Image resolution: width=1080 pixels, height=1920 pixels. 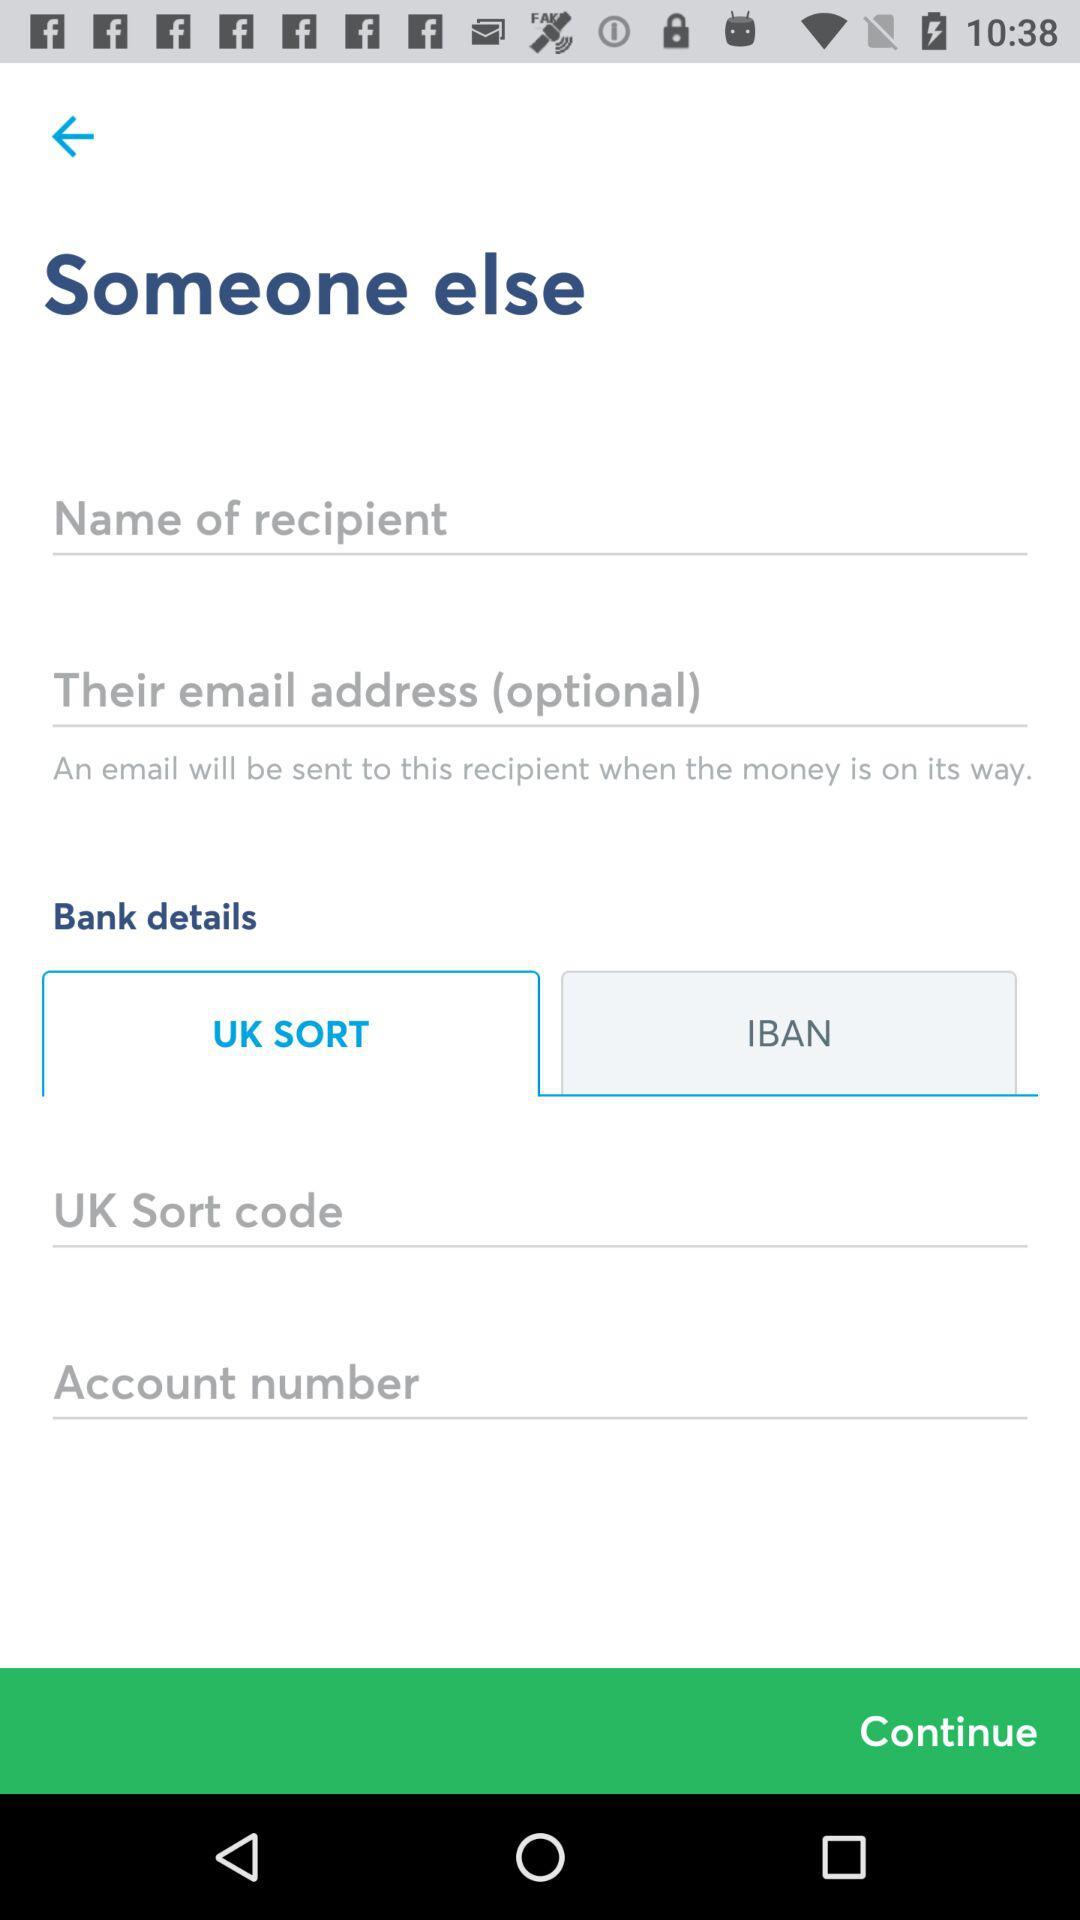 What do you see at coordinates (72, 135) in the screenshot?
I see `item at the top left corner` at bounding box center [72, 135].